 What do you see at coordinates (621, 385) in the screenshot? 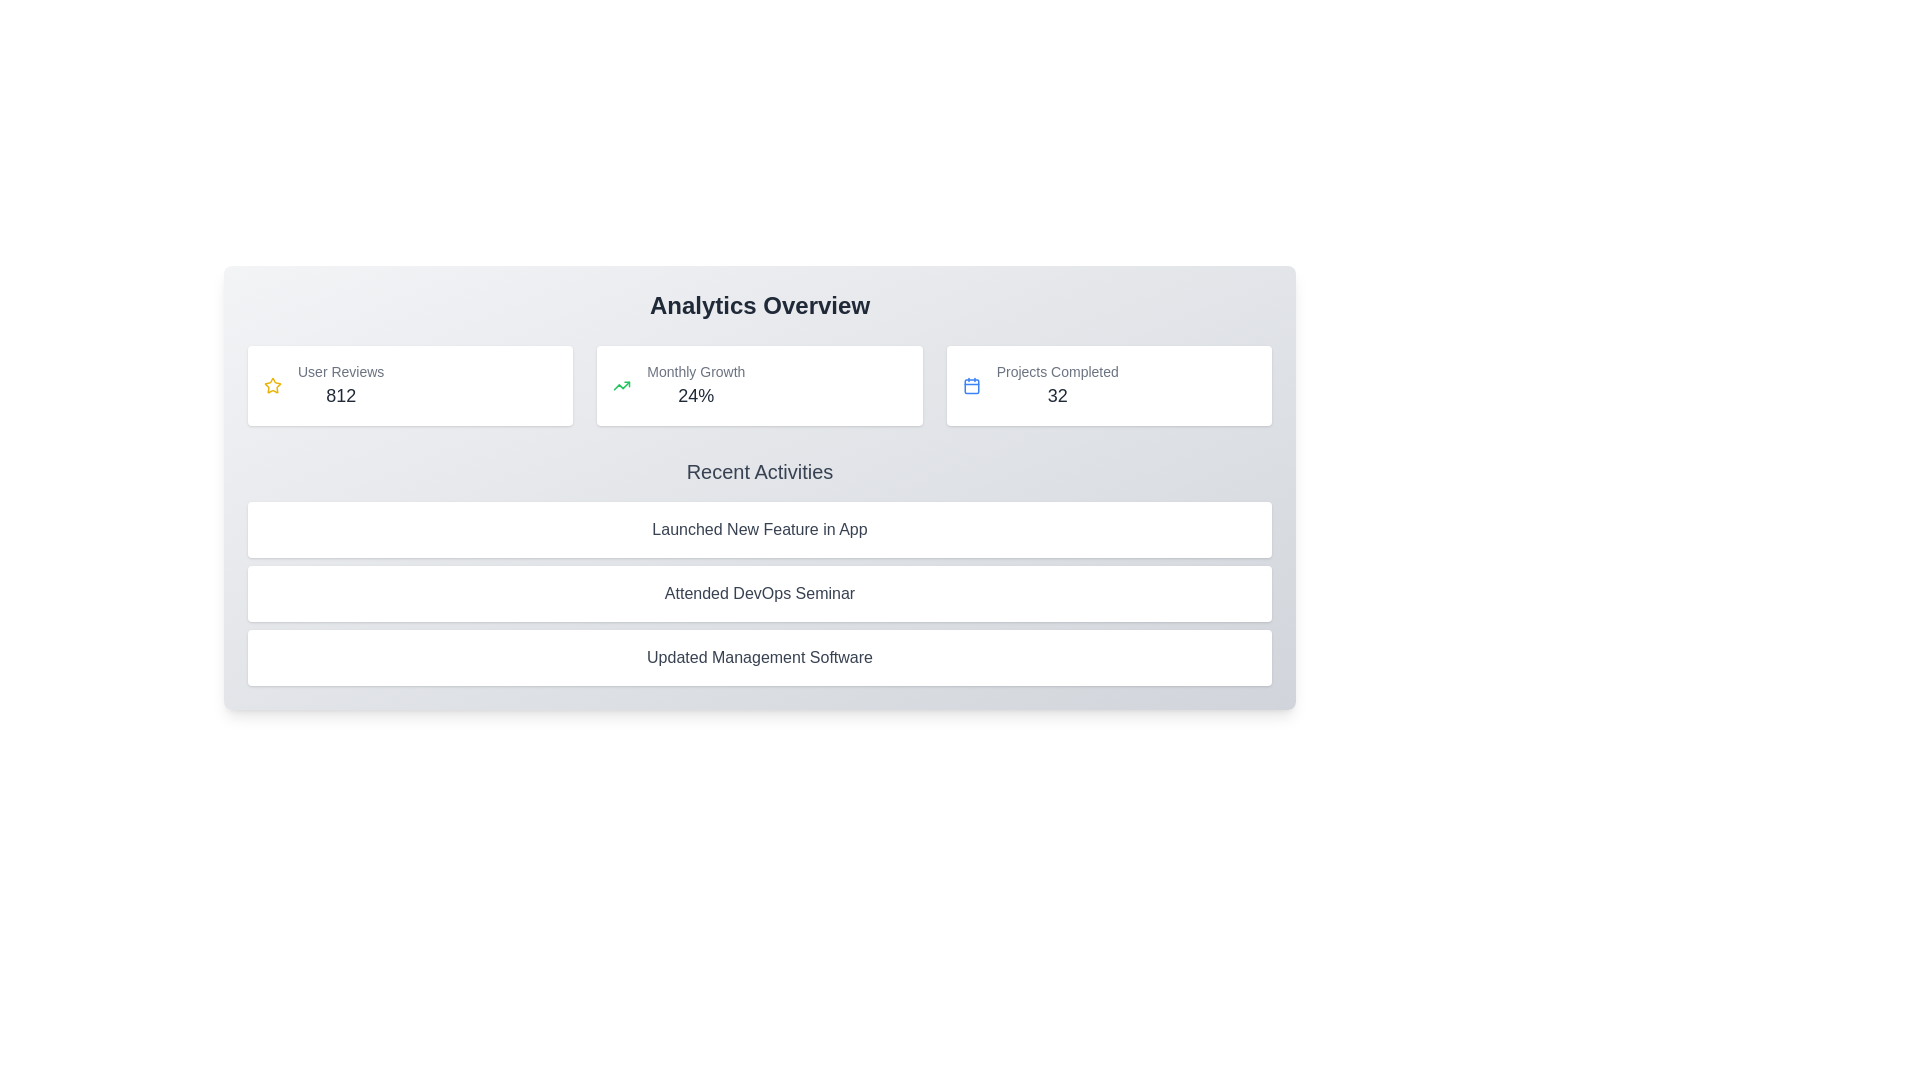
I see `the green upward arrow icon with a line chart located in the top-center section of the interface, specifically within the 'Monthly Growth' card, to the left of the text '24%'` at bounding box center [621, 385].